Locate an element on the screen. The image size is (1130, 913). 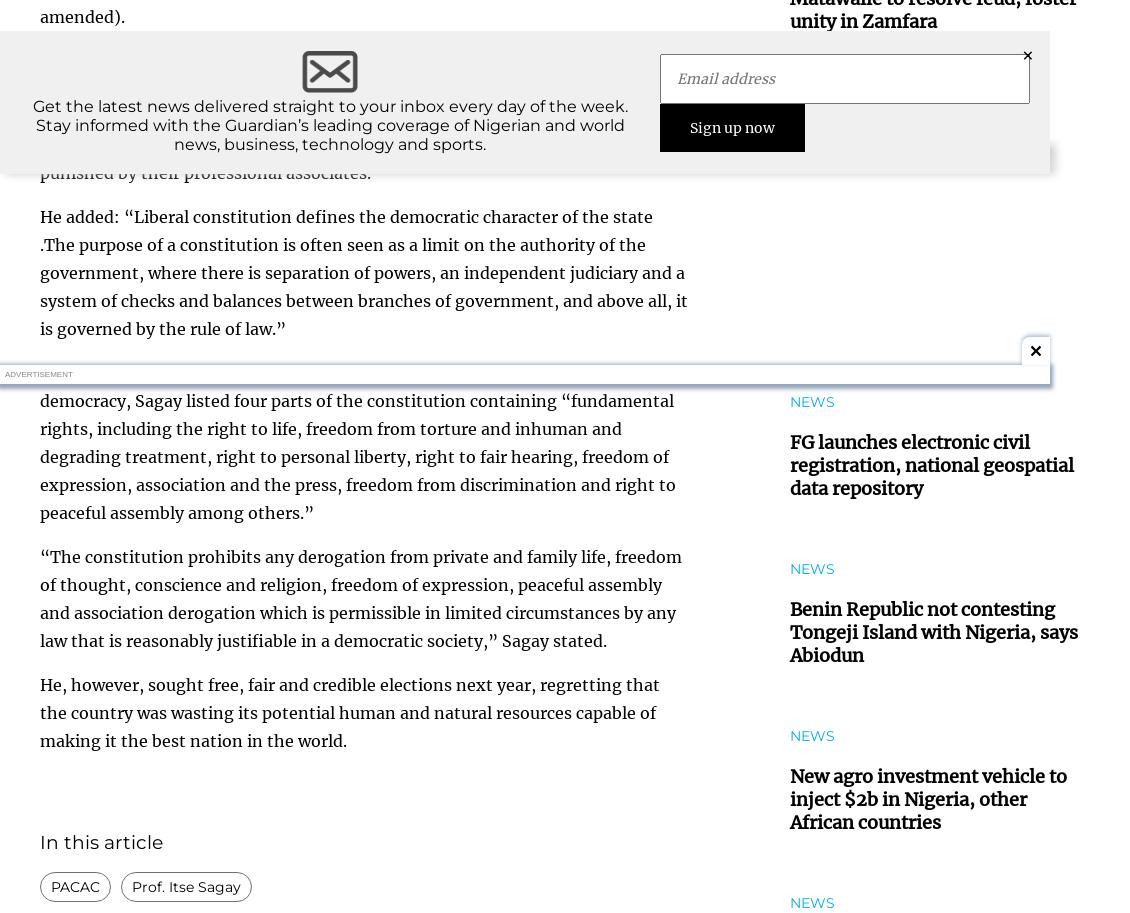
'New agro investment  vehicle to inject  $2b in Nigeria, other African countries' is located at coordinates (927, 797).